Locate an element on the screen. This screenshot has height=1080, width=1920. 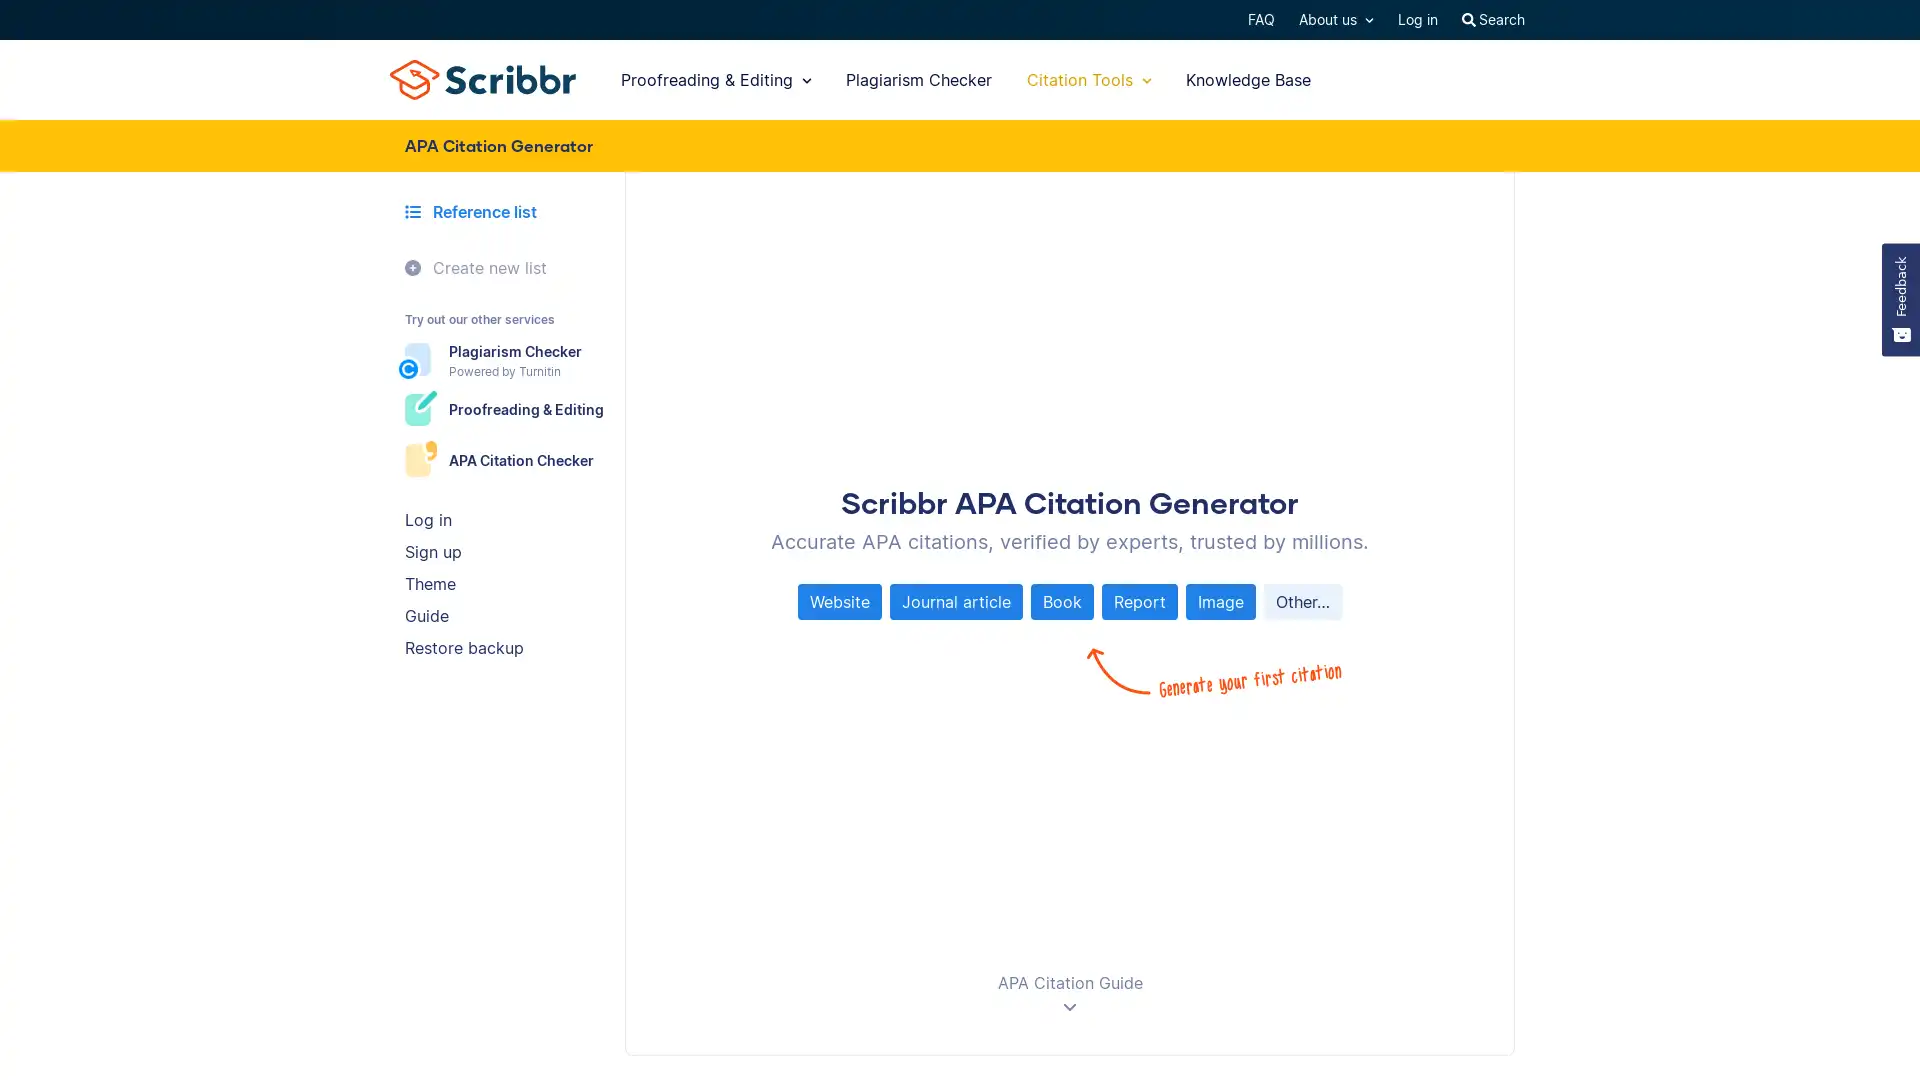
Theme is located at coordinates (508, 582).